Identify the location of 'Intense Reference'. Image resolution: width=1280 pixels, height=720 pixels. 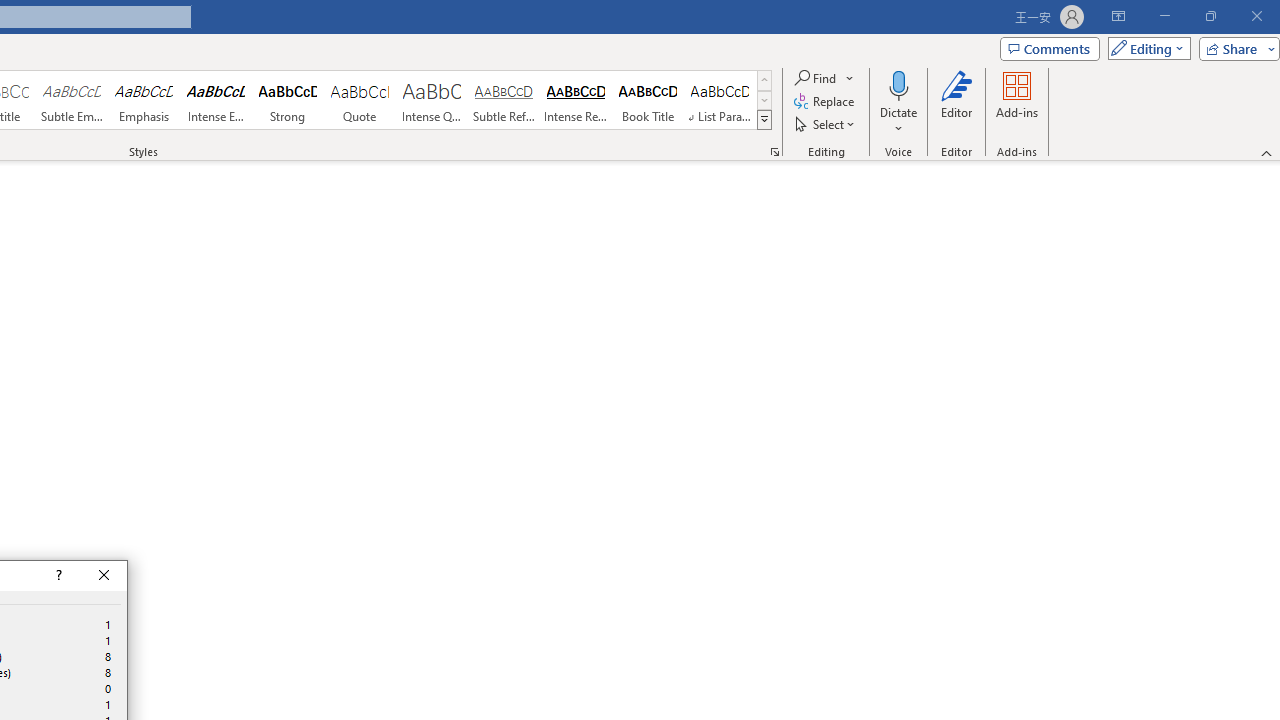
(575, 100).